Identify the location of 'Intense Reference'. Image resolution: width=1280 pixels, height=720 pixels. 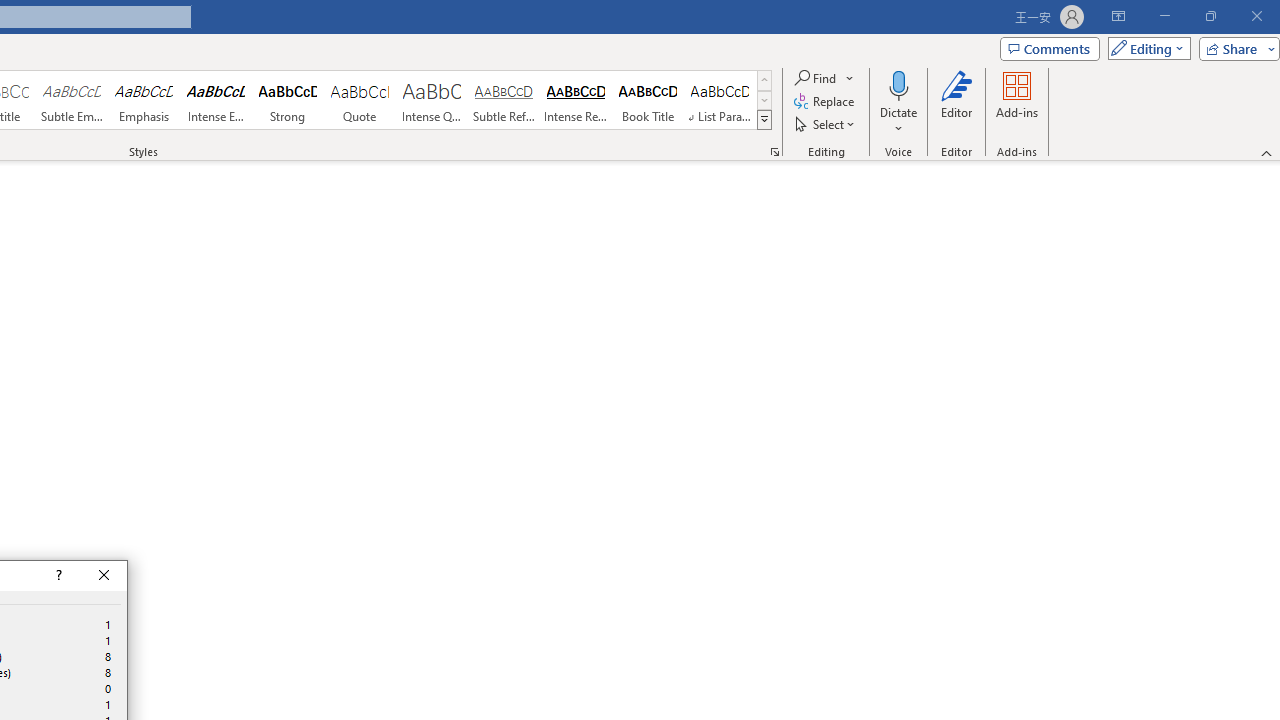
(575, 100).